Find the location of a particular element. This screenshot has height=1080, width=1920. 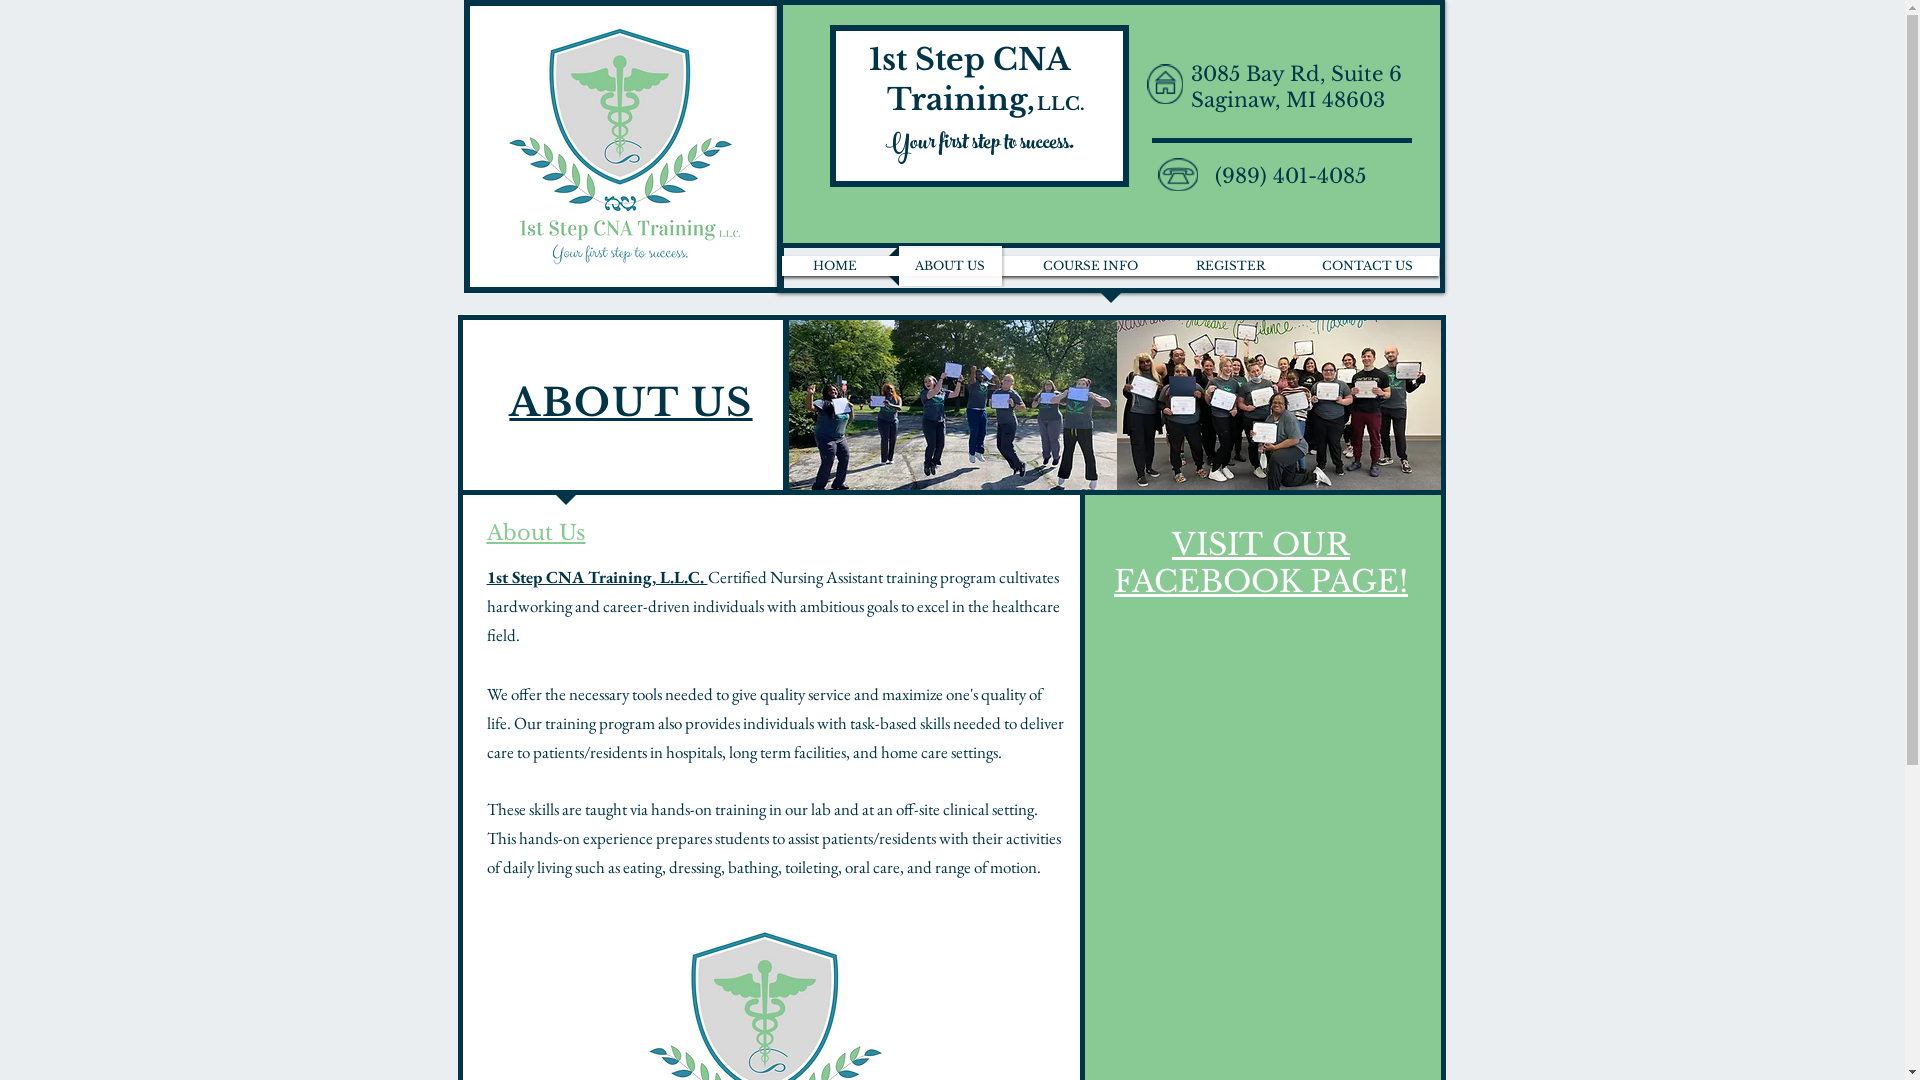

'(989) 401-4085' is located at coordinates (1290, 176).